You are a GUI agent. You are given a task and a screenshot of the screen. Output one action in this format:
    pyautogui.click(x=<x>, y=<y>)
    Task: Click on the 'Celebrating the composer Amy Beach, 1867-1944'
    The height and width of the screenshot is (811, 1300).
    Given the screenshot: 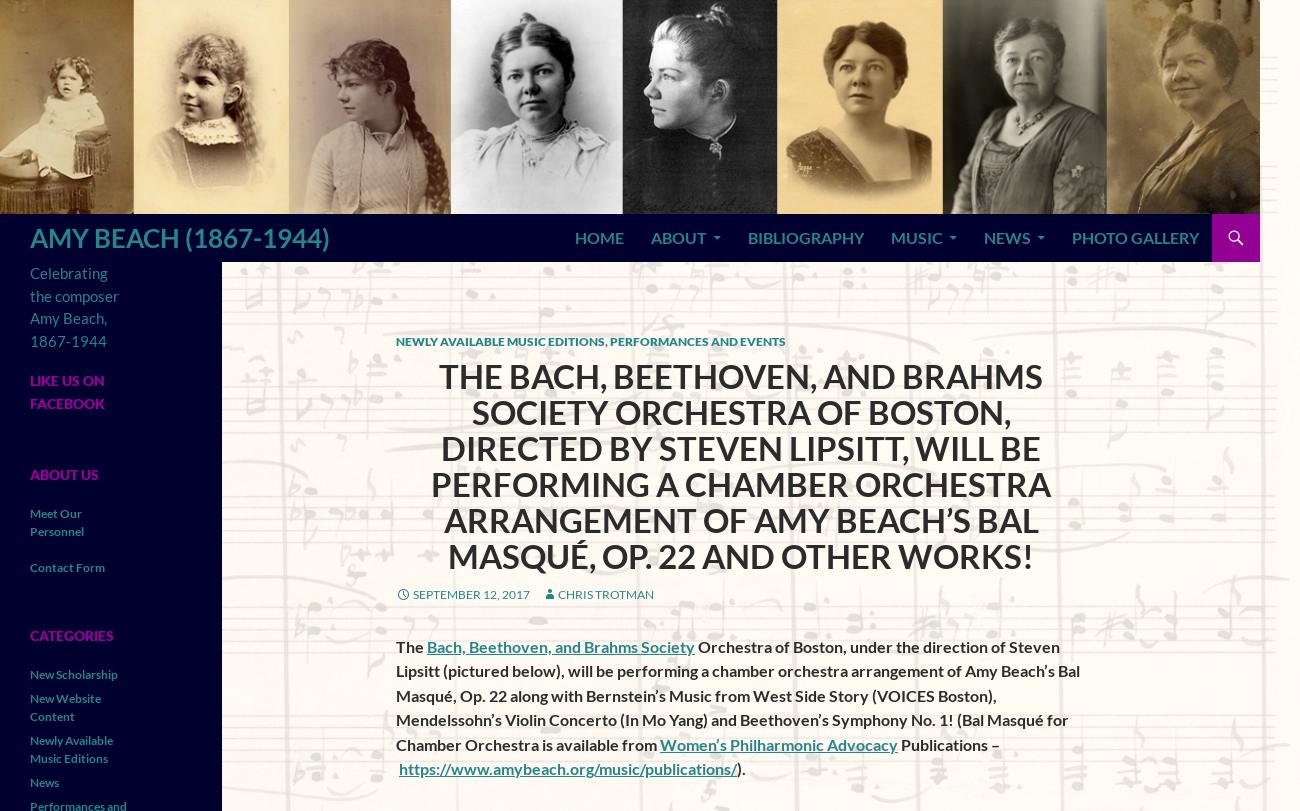 What is the action you would take?
    pyautogui.click(x=29, y=306)
    